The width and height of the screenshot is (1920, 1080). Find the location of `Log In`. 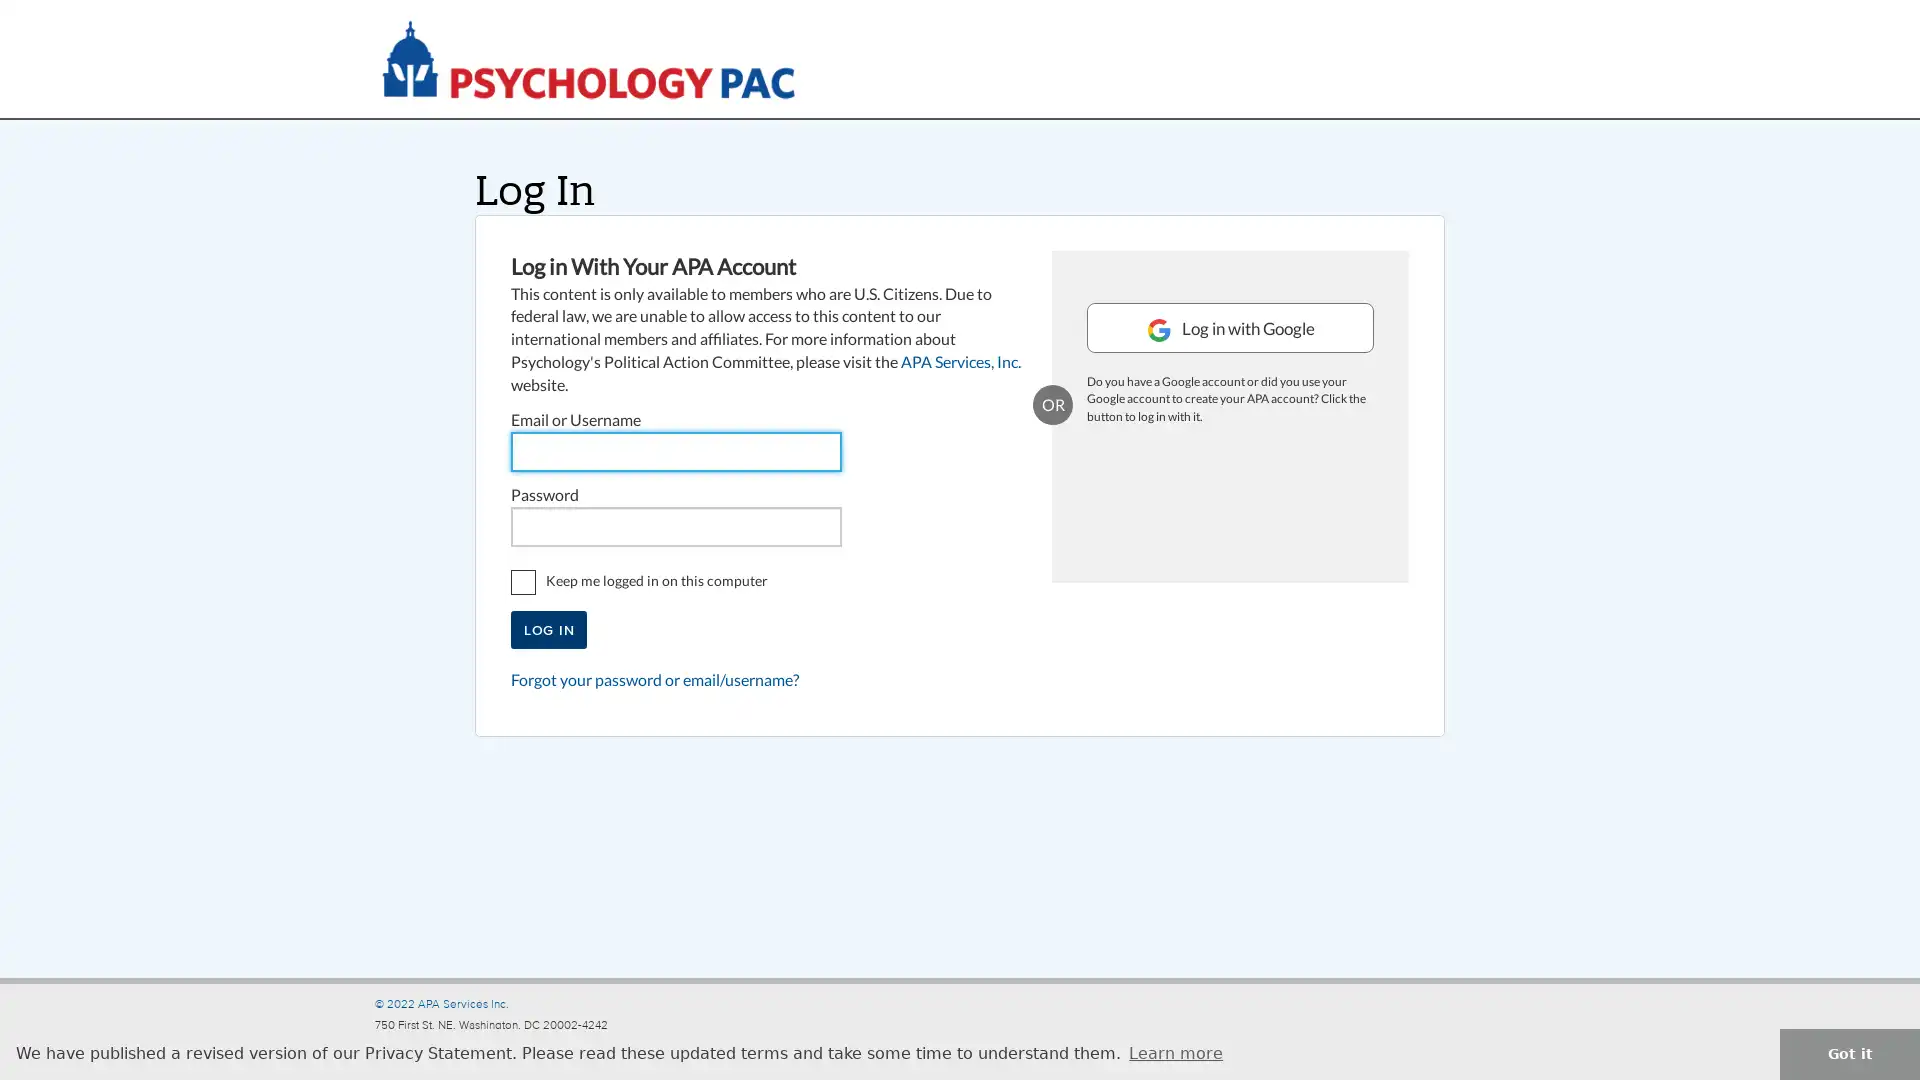

Log In is located at coordinates (548, 627).